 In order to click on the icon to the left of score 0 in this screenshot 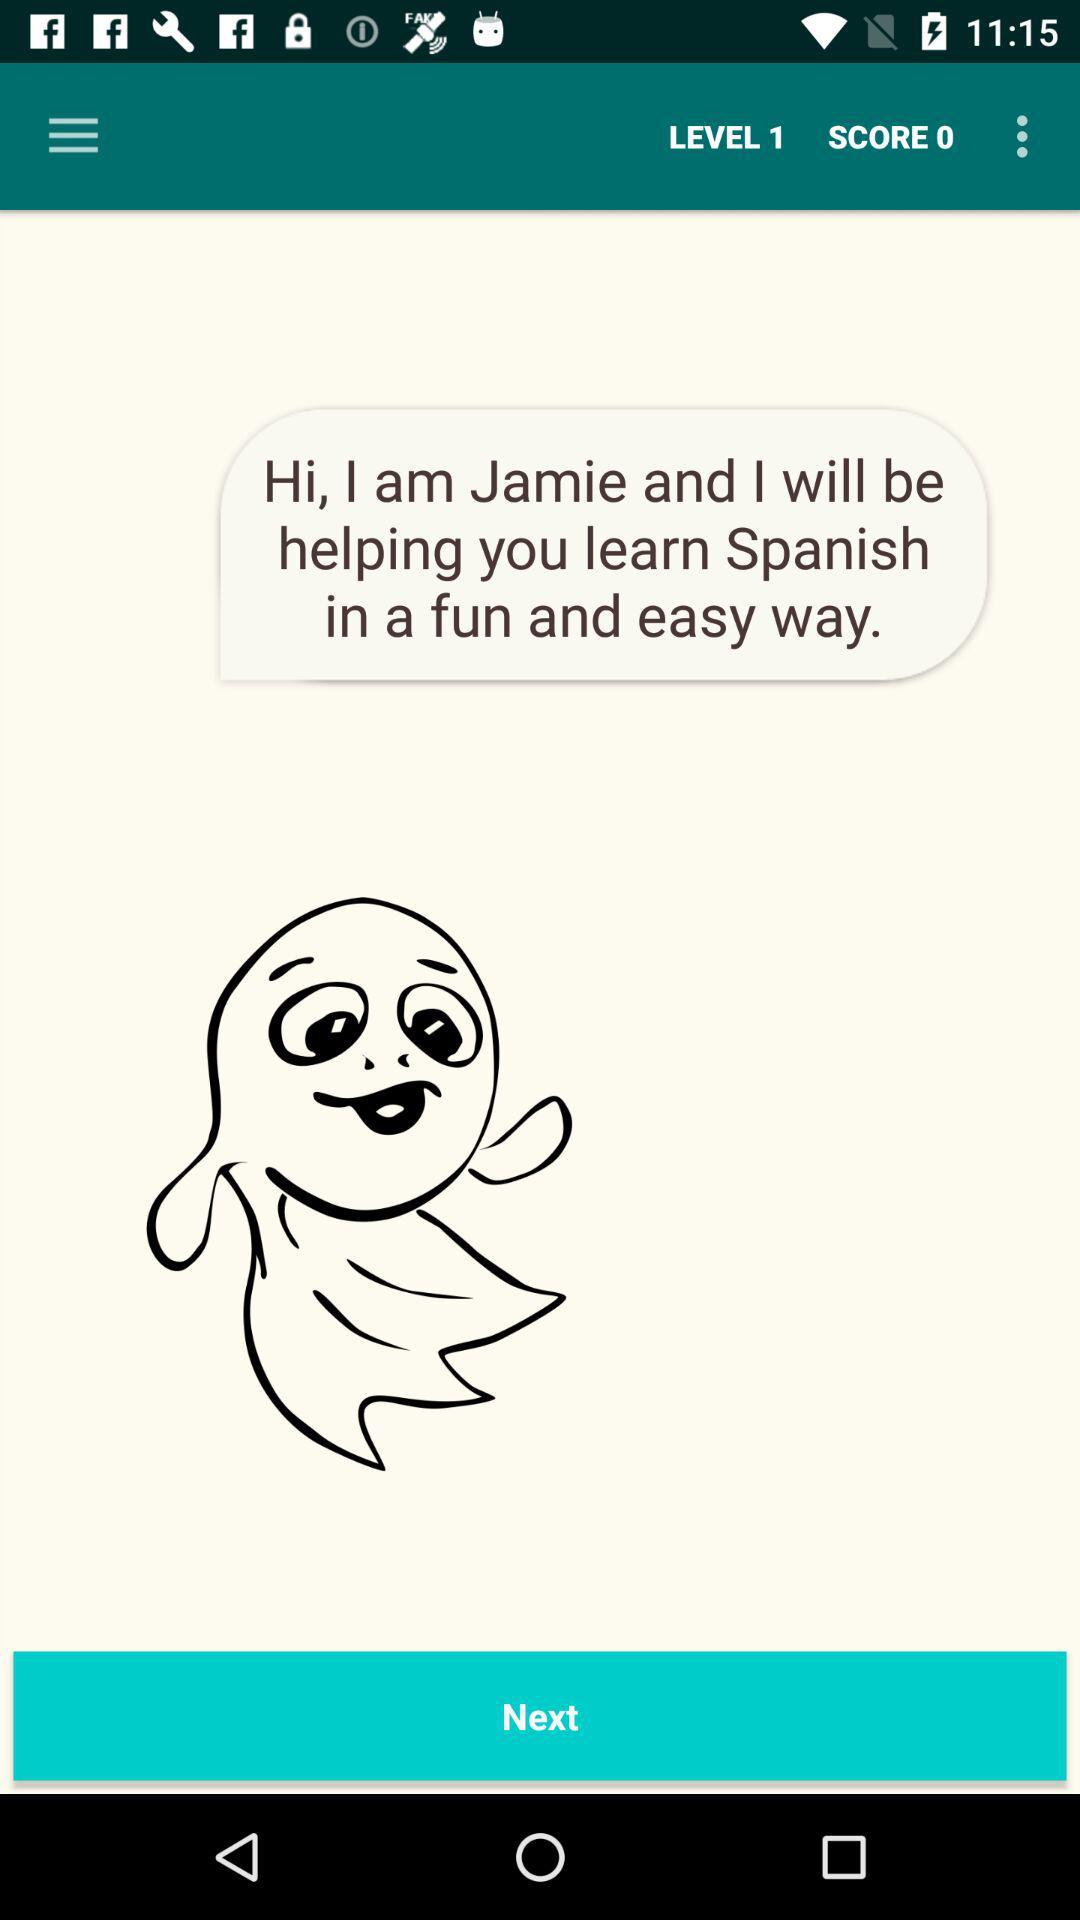, I will do `click(727, 135)`.